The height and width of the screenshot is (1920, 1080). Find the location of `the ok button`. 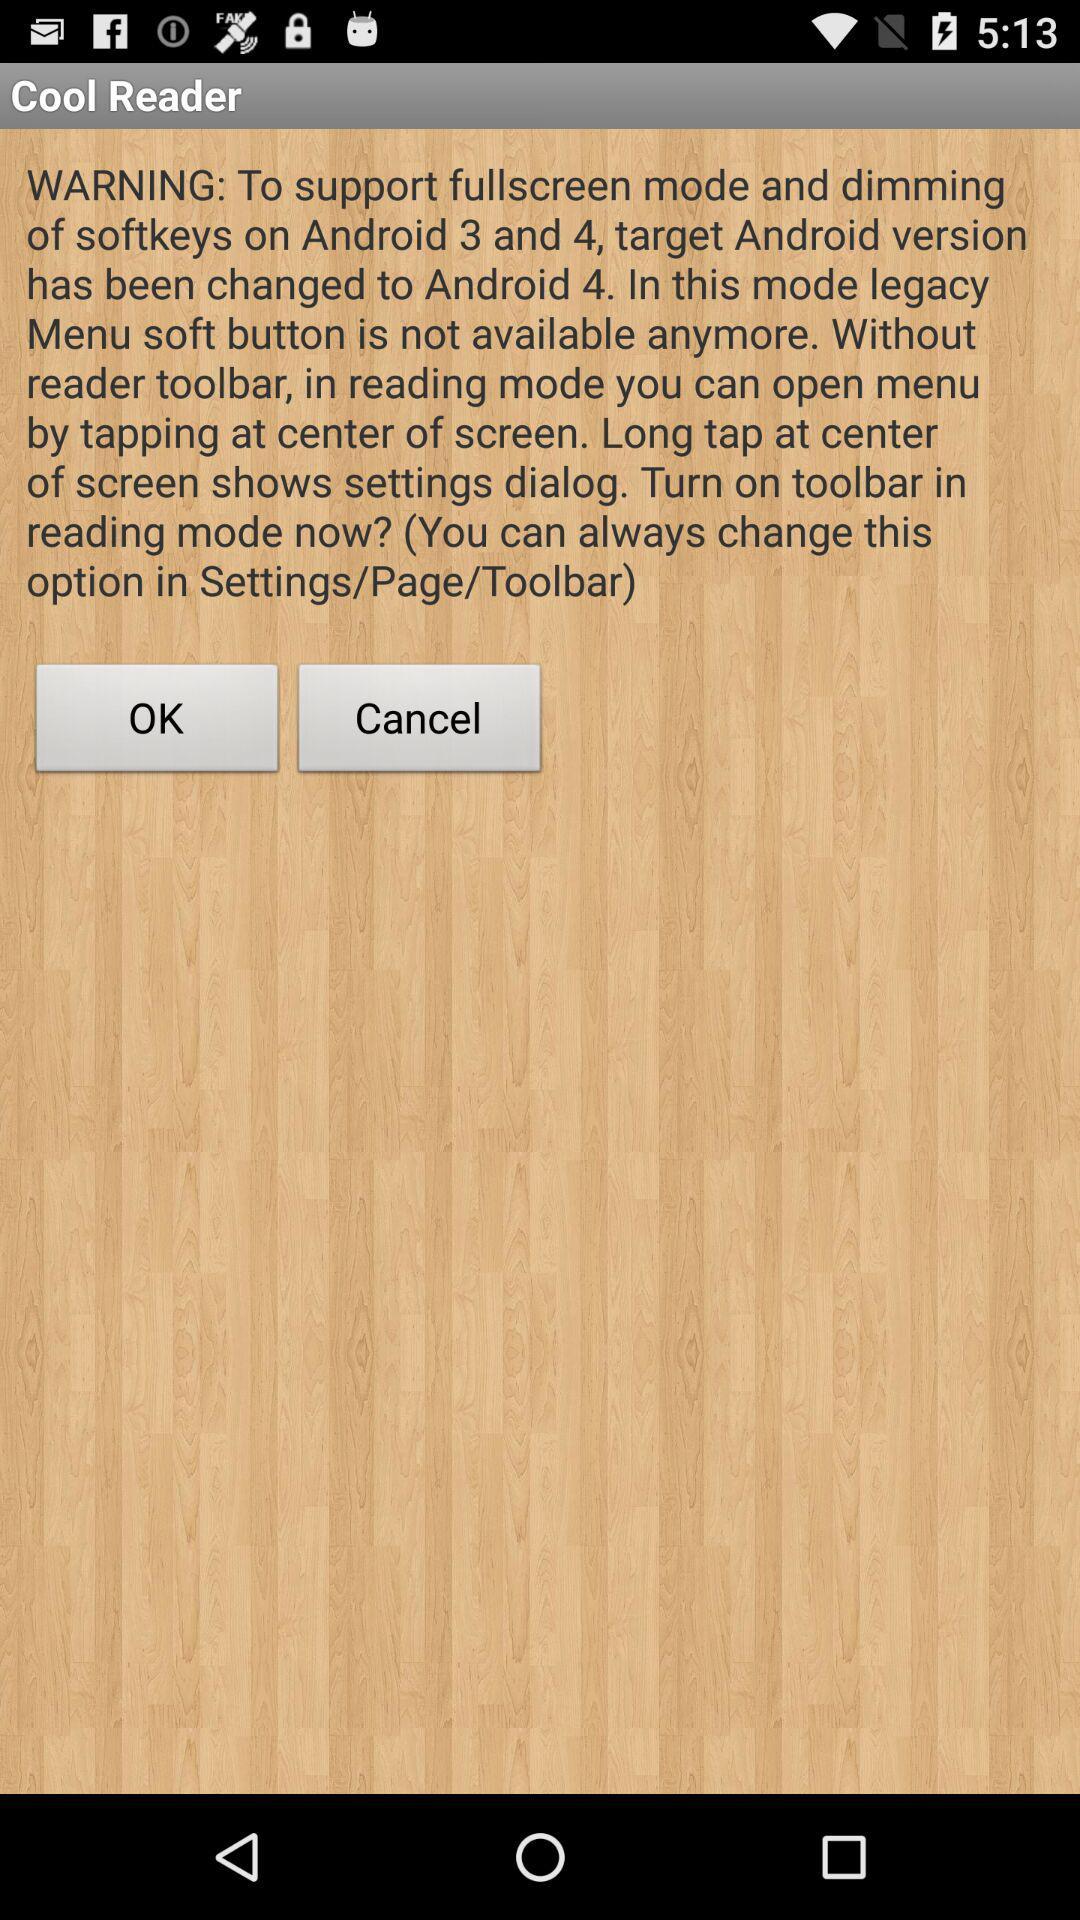

the ok button is located at coordinates (156, 722).